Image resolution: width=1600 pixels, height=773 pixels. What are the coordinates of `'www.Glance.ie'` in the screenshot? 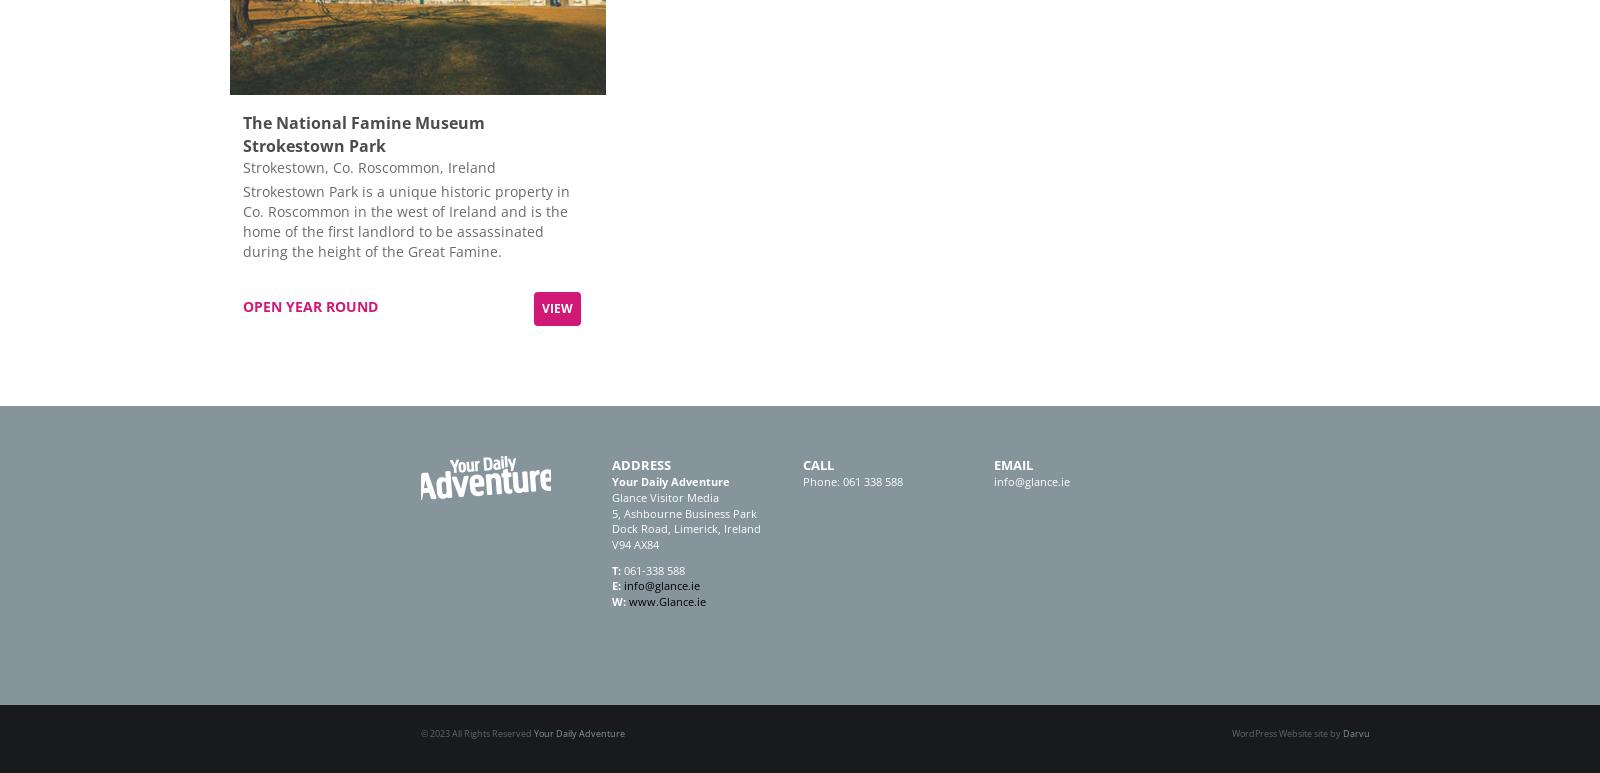 It's located at (628, 600).